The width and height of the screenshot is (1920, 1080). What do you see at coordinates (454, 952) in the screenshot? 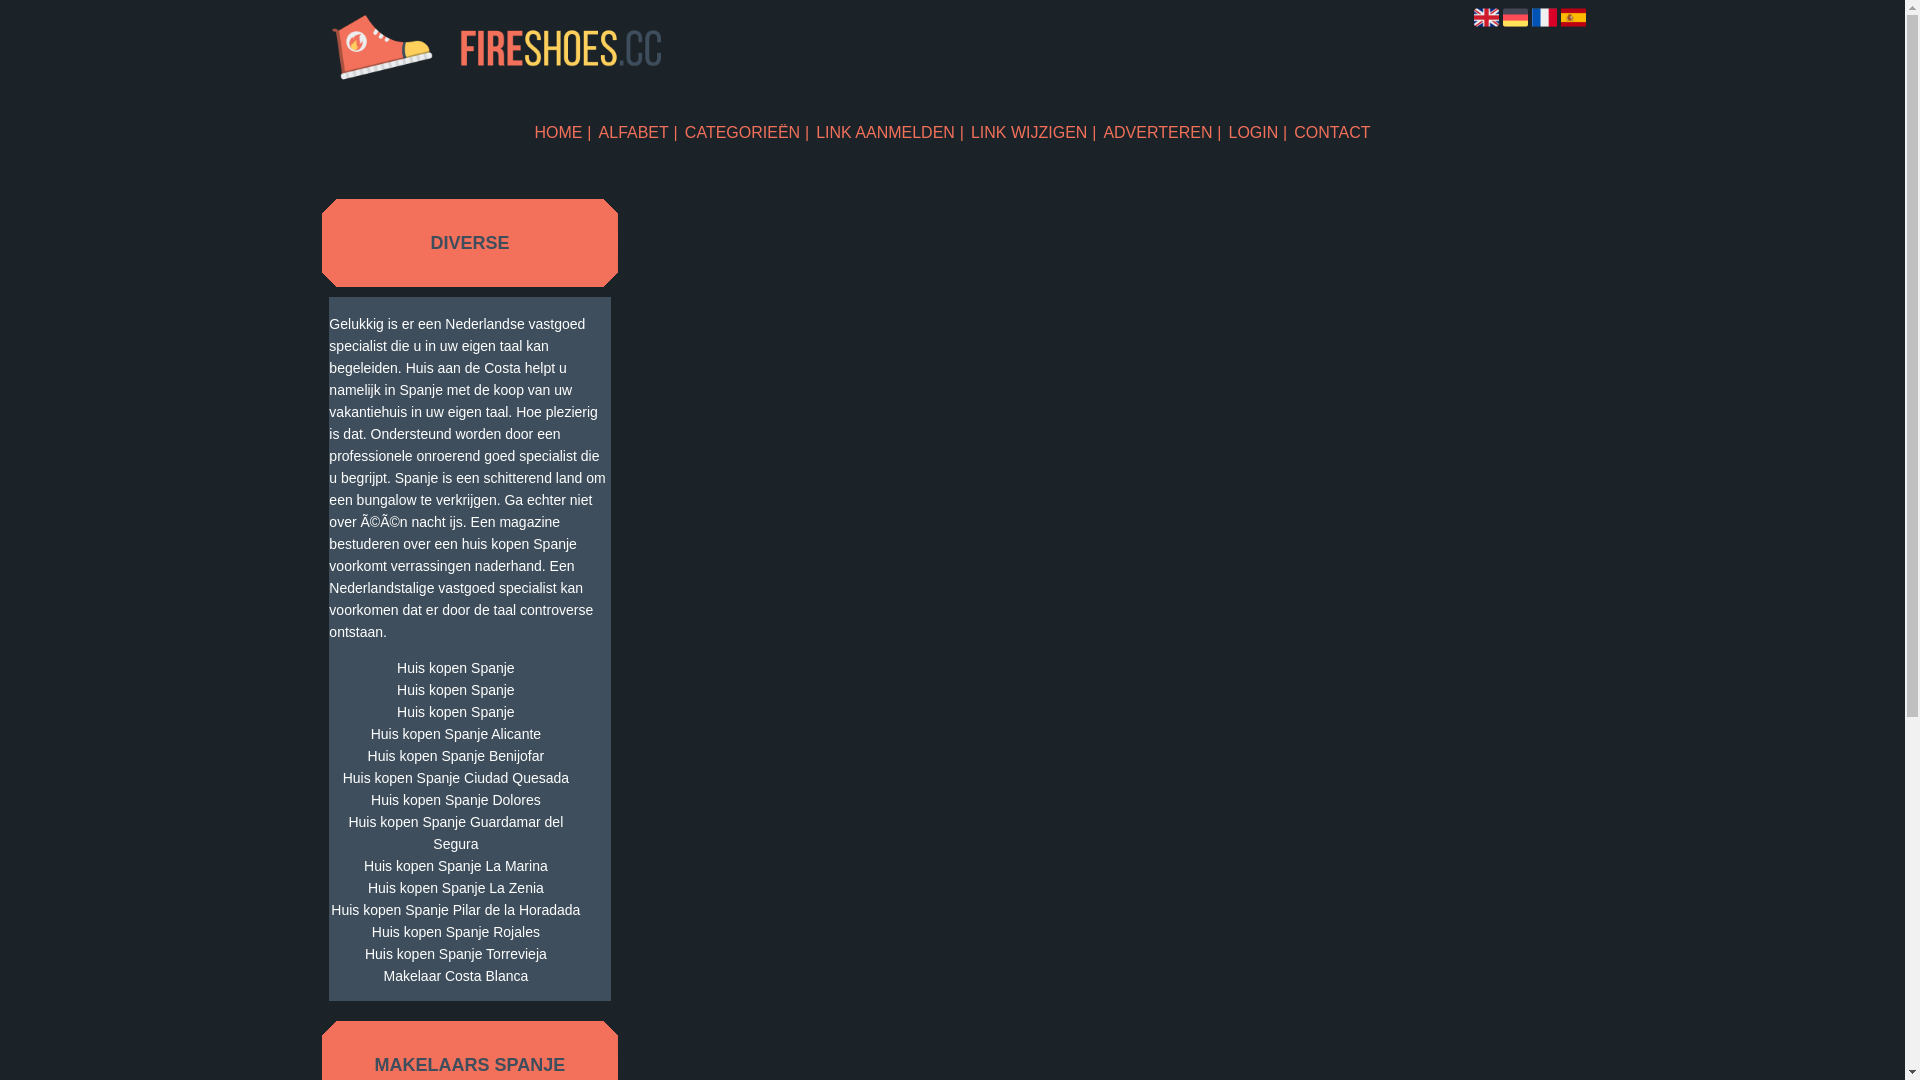
I see `'Huis kopen Spanje Torrevieja'` at bounding box center [454, 952].